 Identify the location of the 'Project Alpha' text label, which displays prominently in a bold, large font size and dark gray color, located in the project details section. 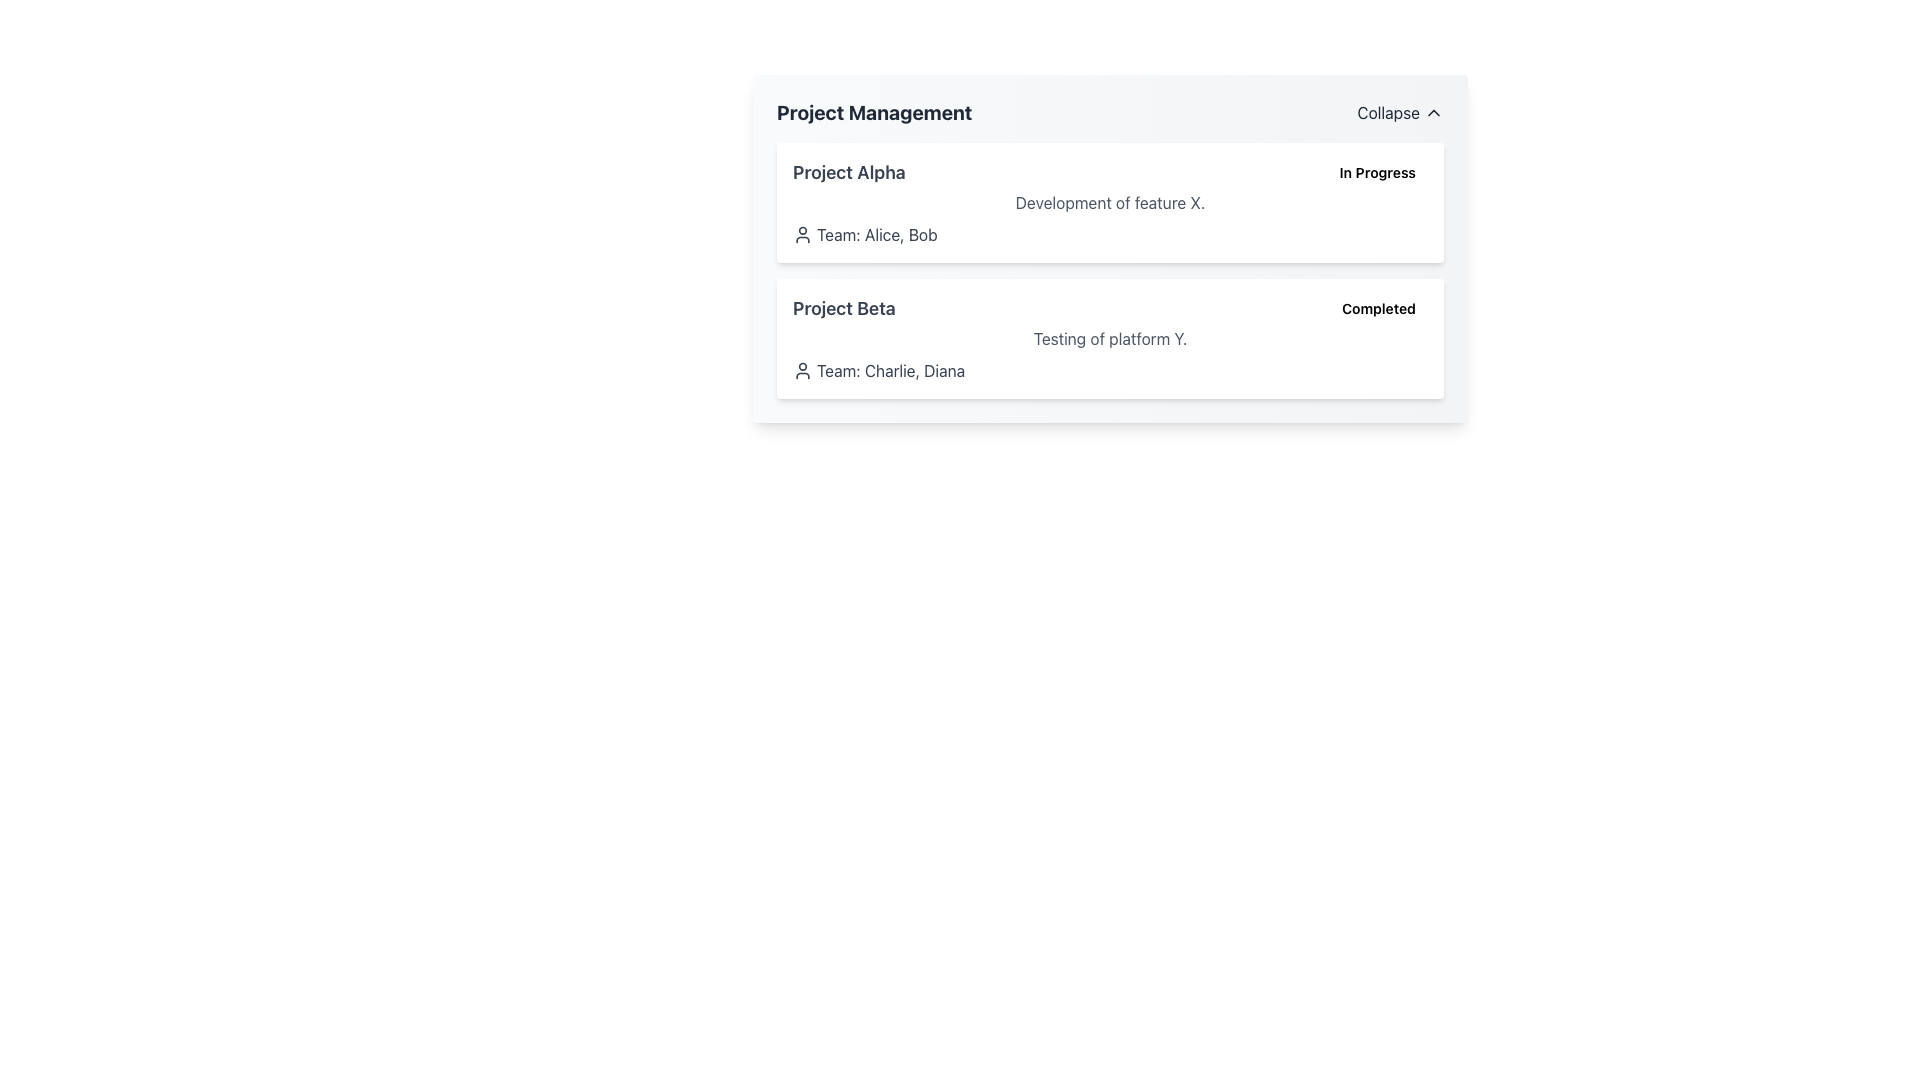
(849, 172).